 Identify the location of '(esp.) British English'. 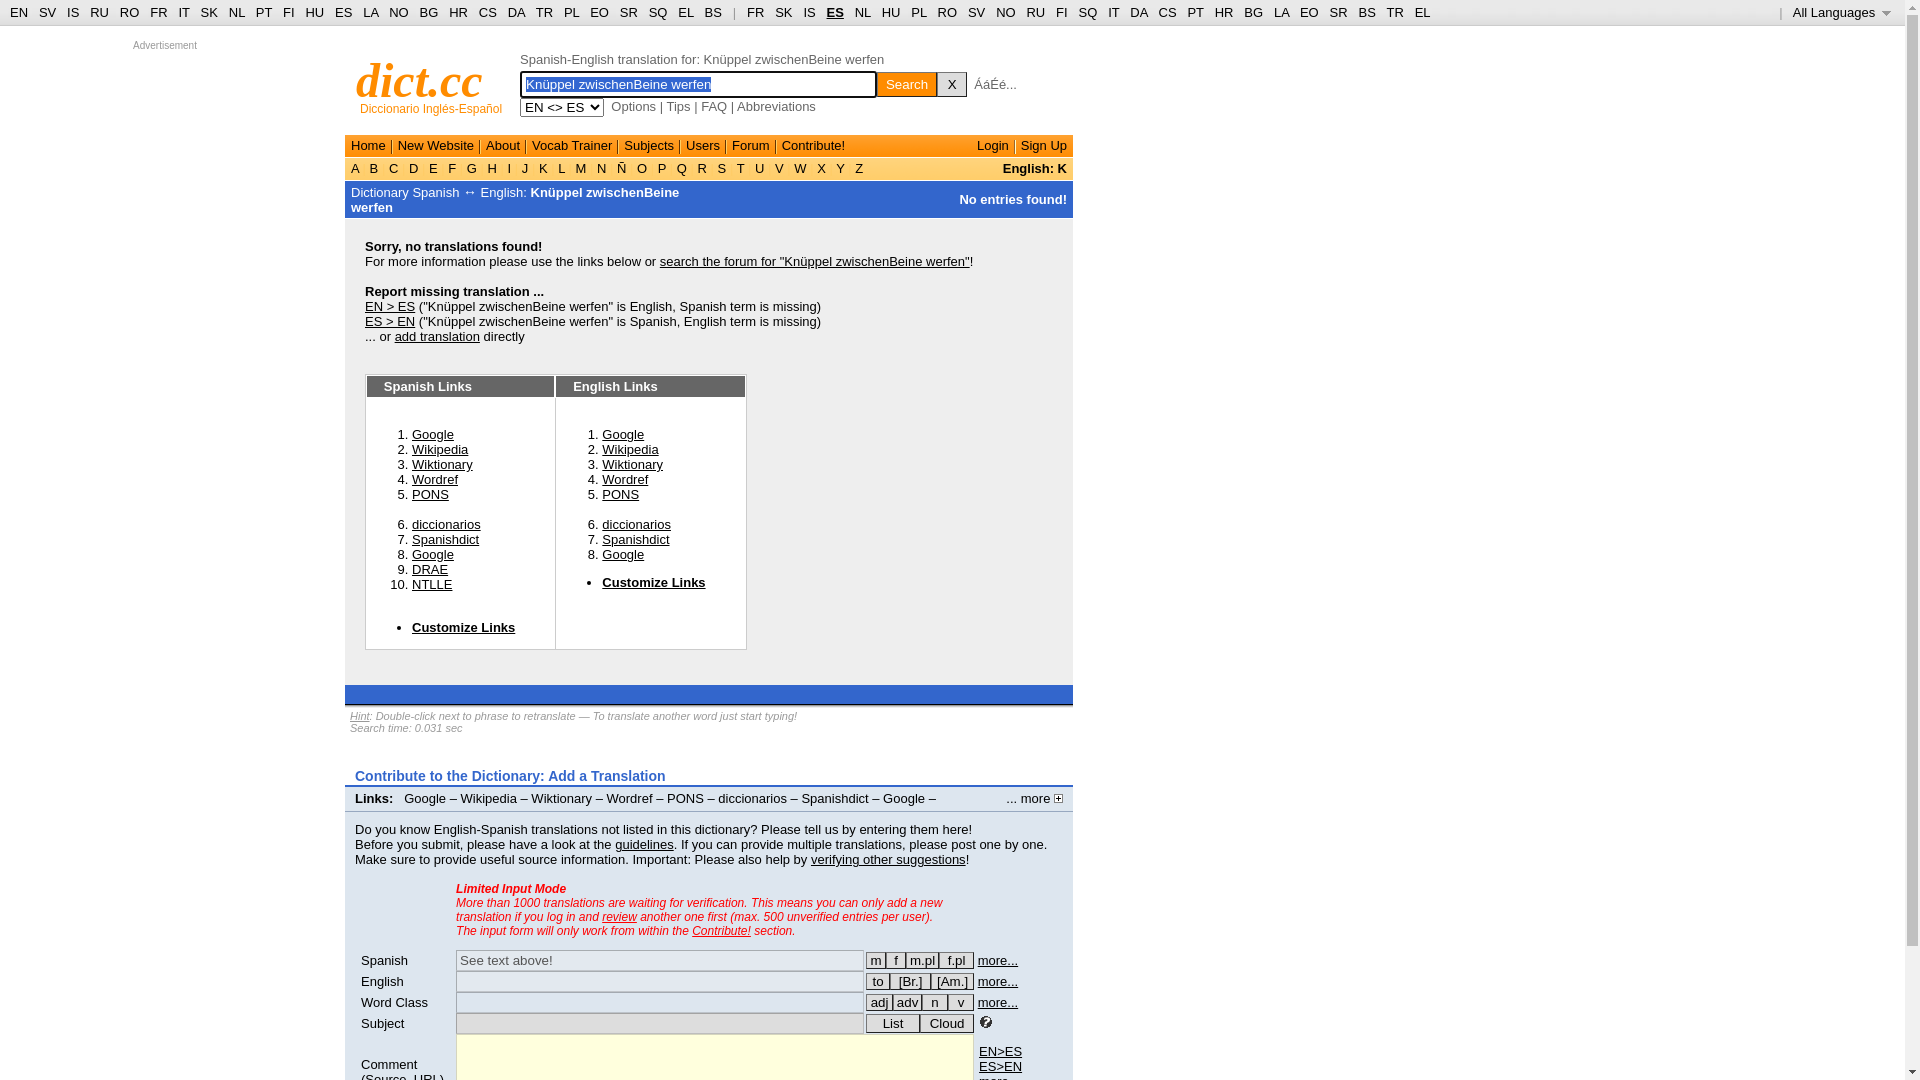
(909, 980).